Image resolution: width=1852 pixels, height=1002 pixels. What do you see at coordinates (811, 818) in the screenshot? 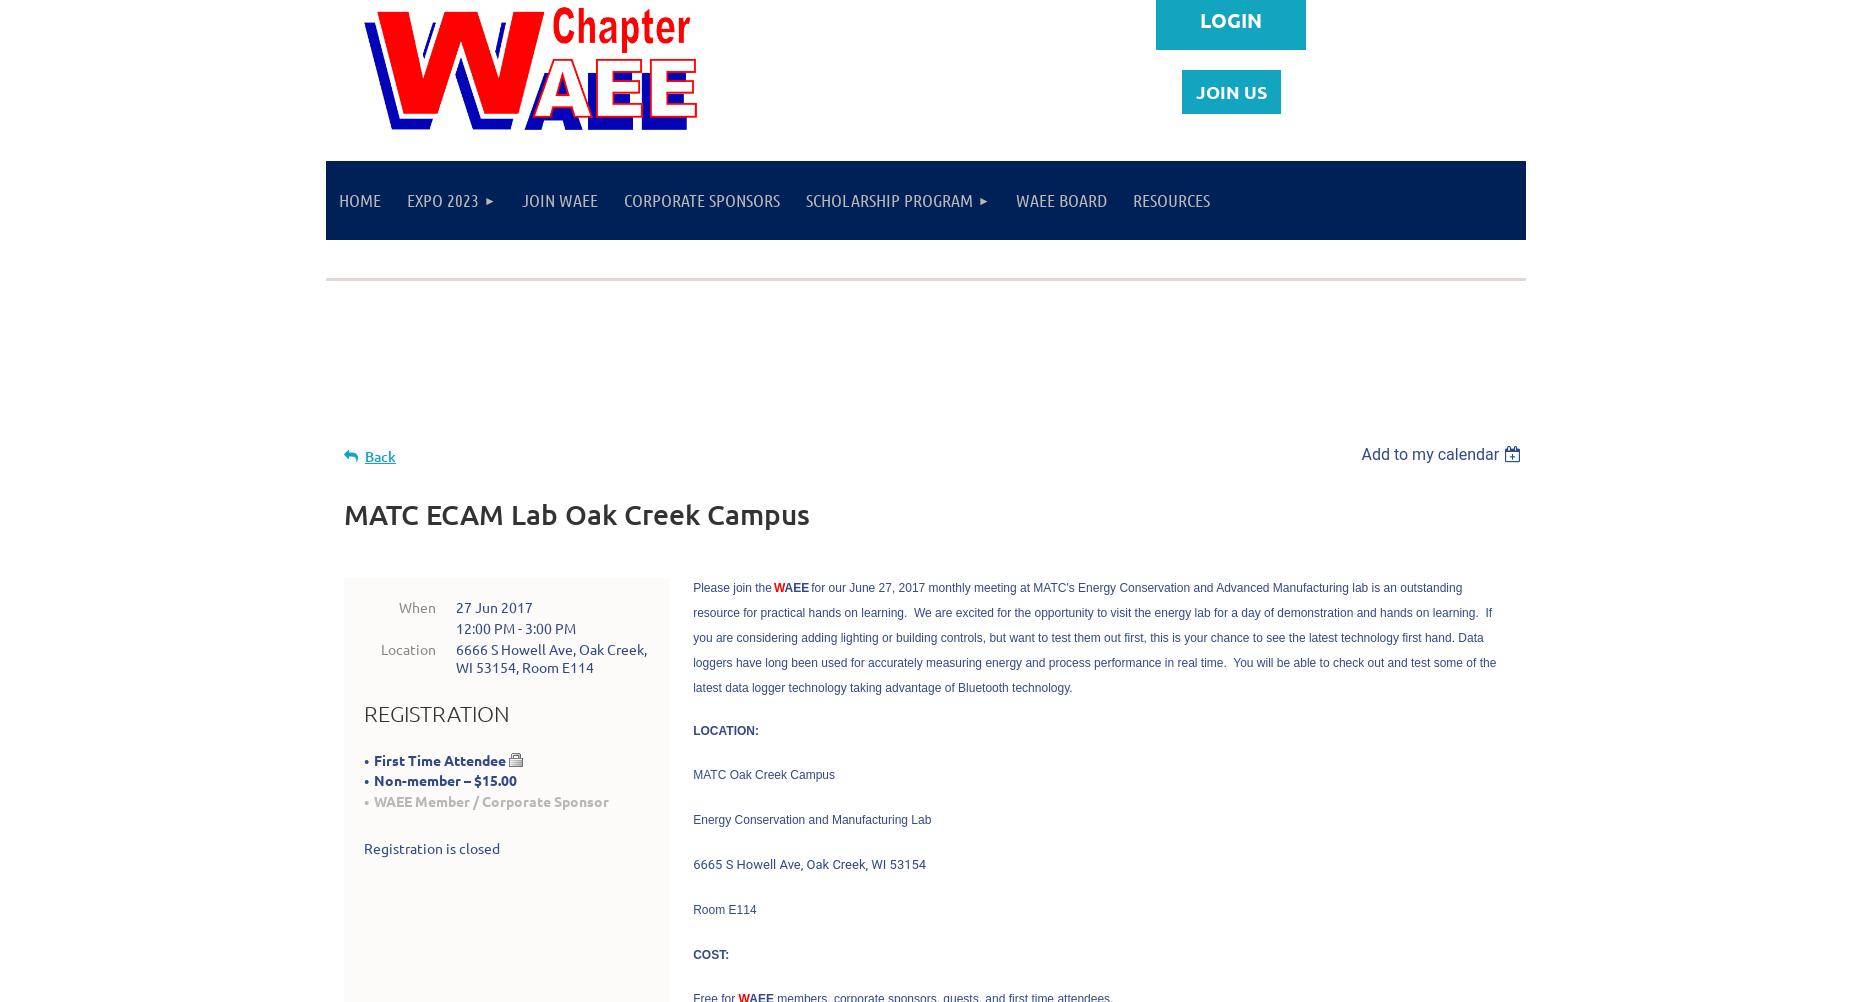
I see `'Energy Conservation and Manufacturing Lab'` at bounding box center [811, 818].